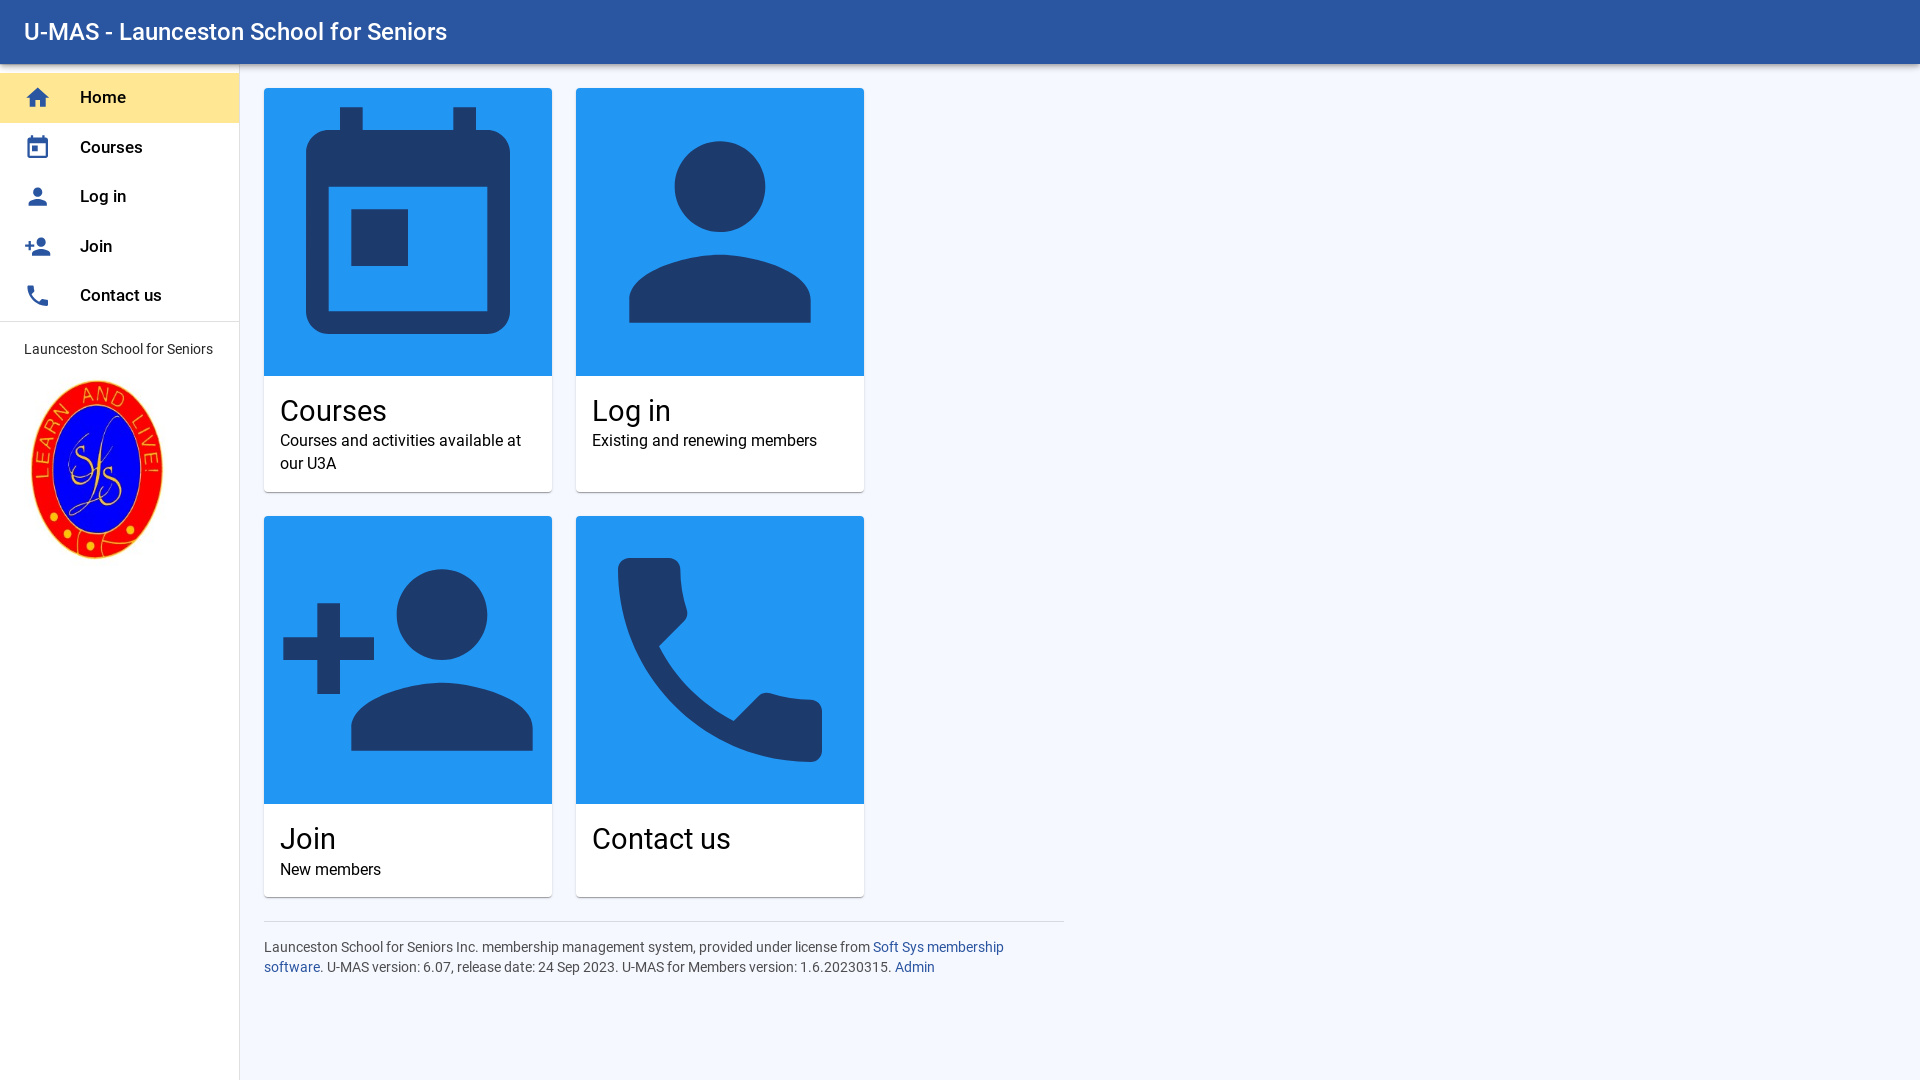 This screenshot has height=1080, width=1920. I want to click on 'Contact us', so click(720, 705).